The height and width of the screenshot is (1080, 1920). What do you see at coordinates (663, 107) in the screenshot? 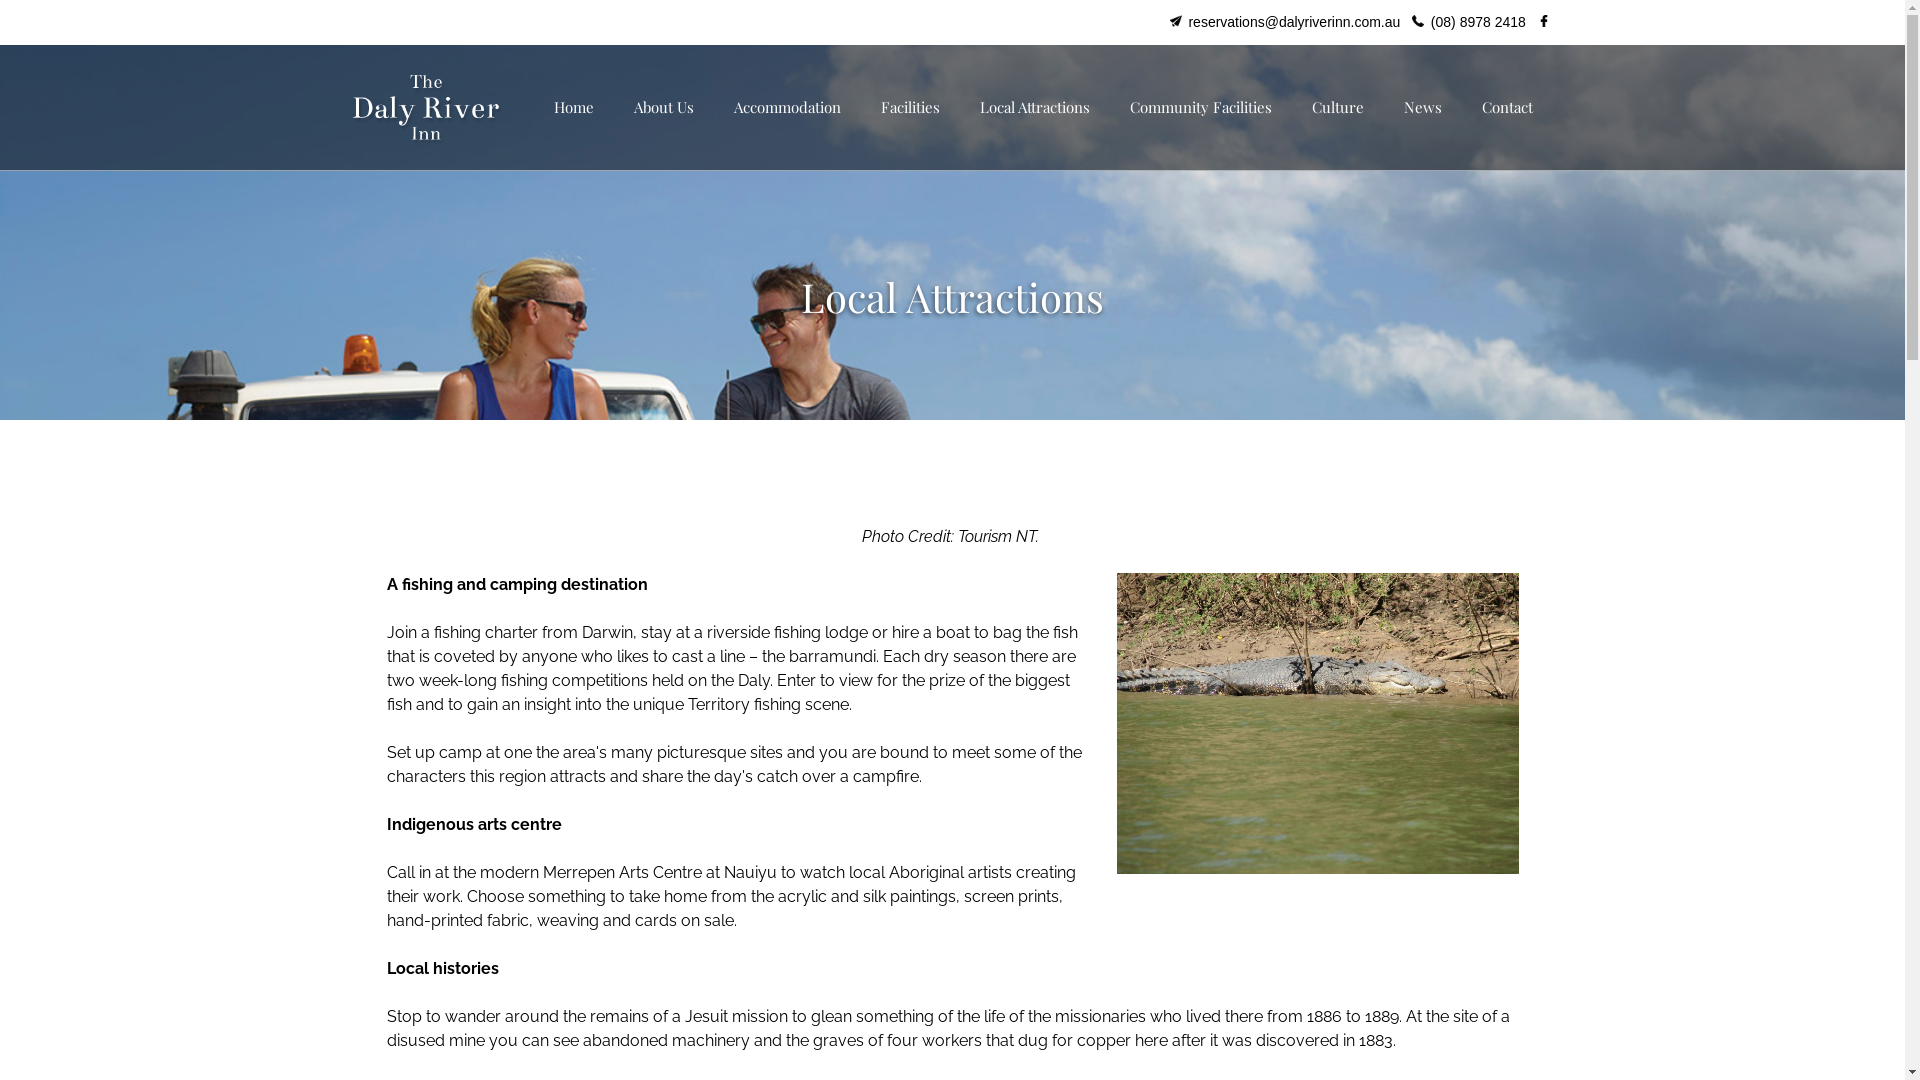
I see `'About Us'` at bounding box center [663, 107].